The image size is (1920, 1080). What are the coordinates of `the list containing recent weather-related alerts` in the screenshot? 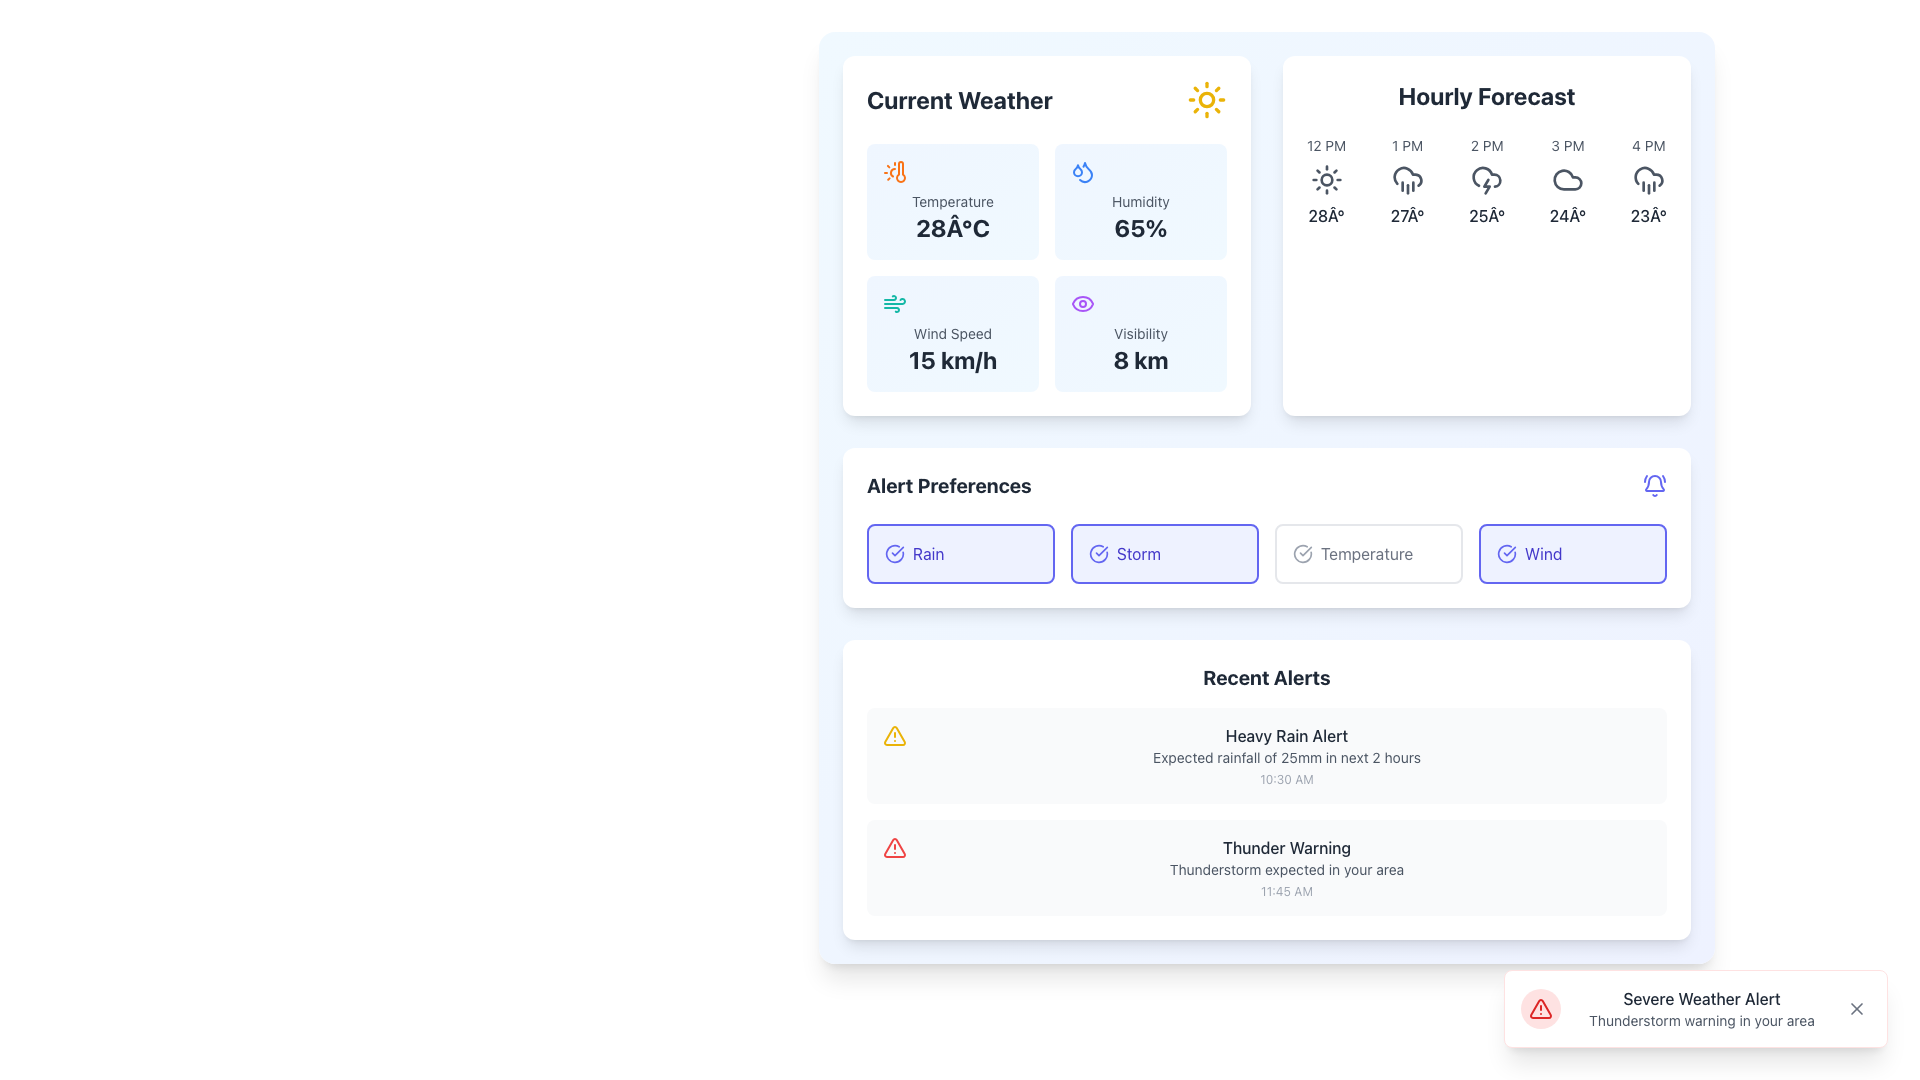 It's located at (1266, 812).